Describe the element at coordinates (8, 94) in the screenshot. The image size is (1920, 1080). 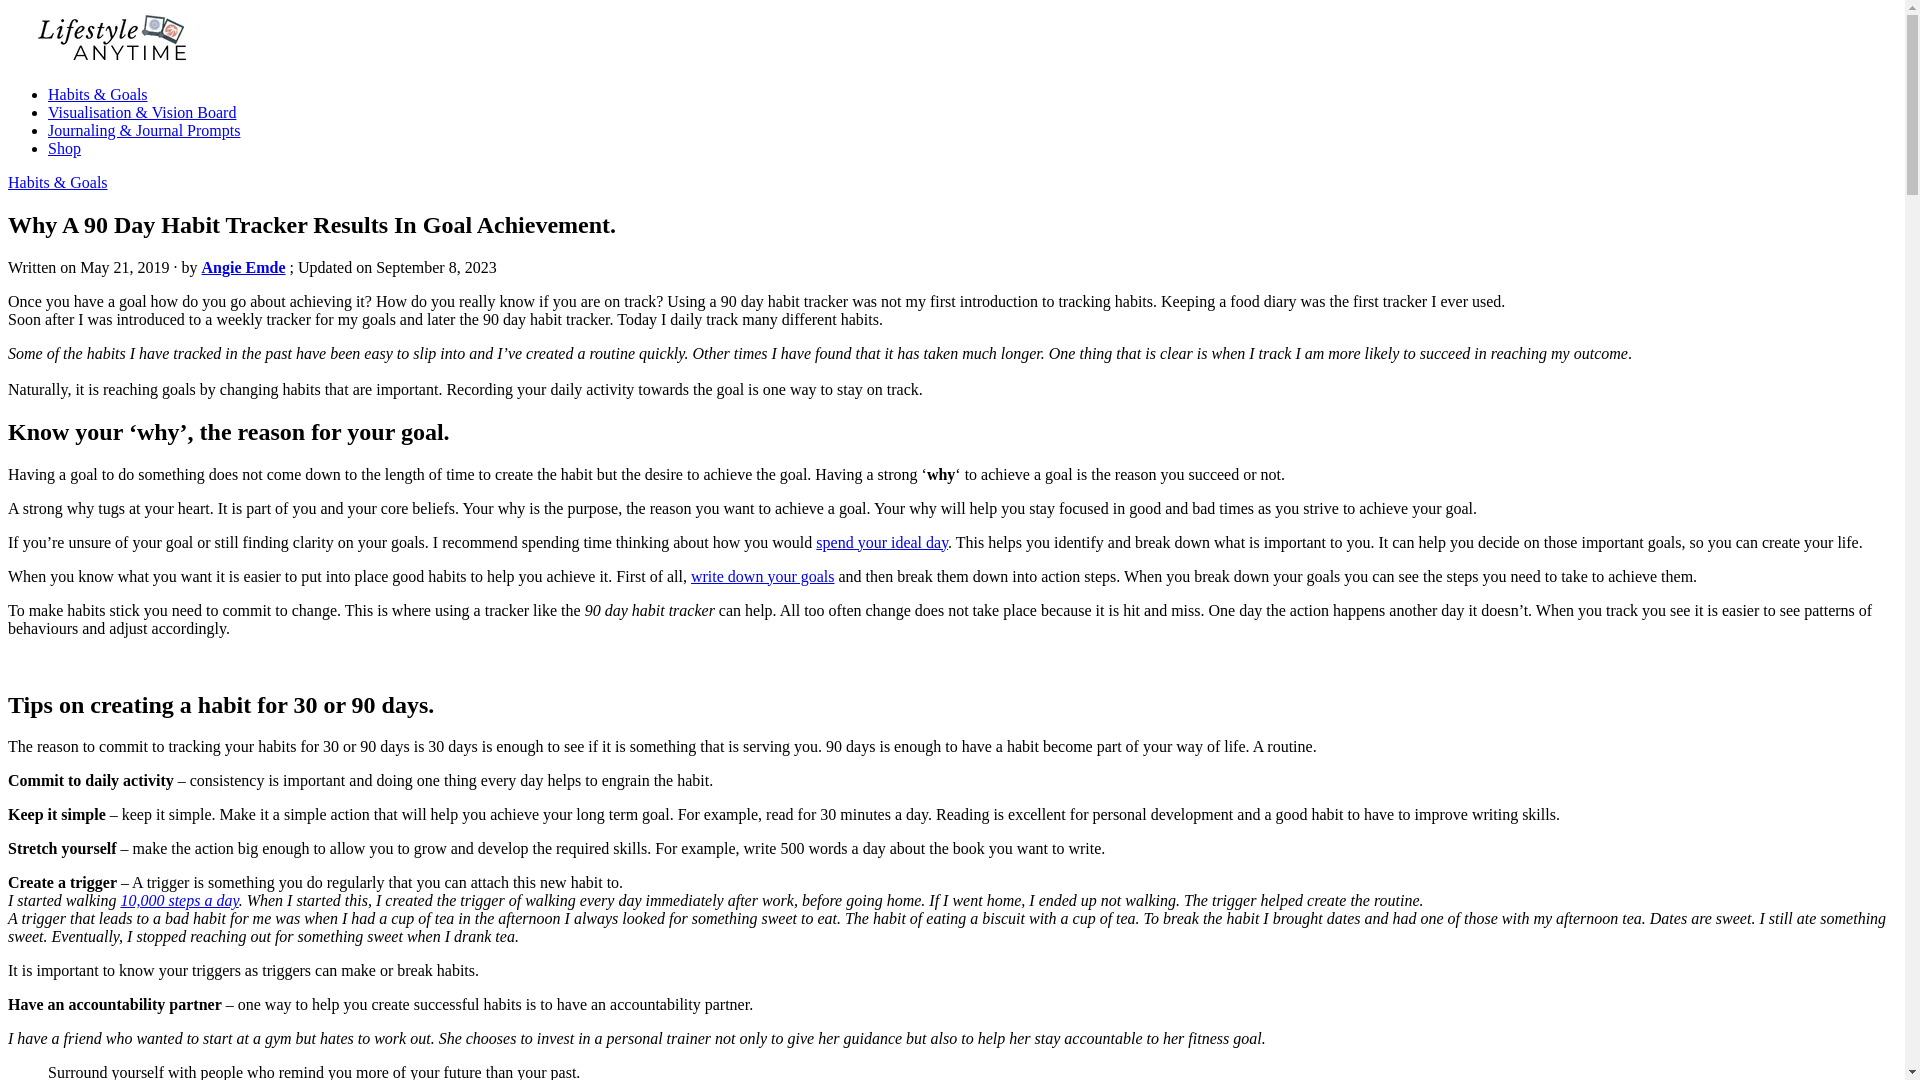
I see `'Lifestyle Anytime'` at that location.